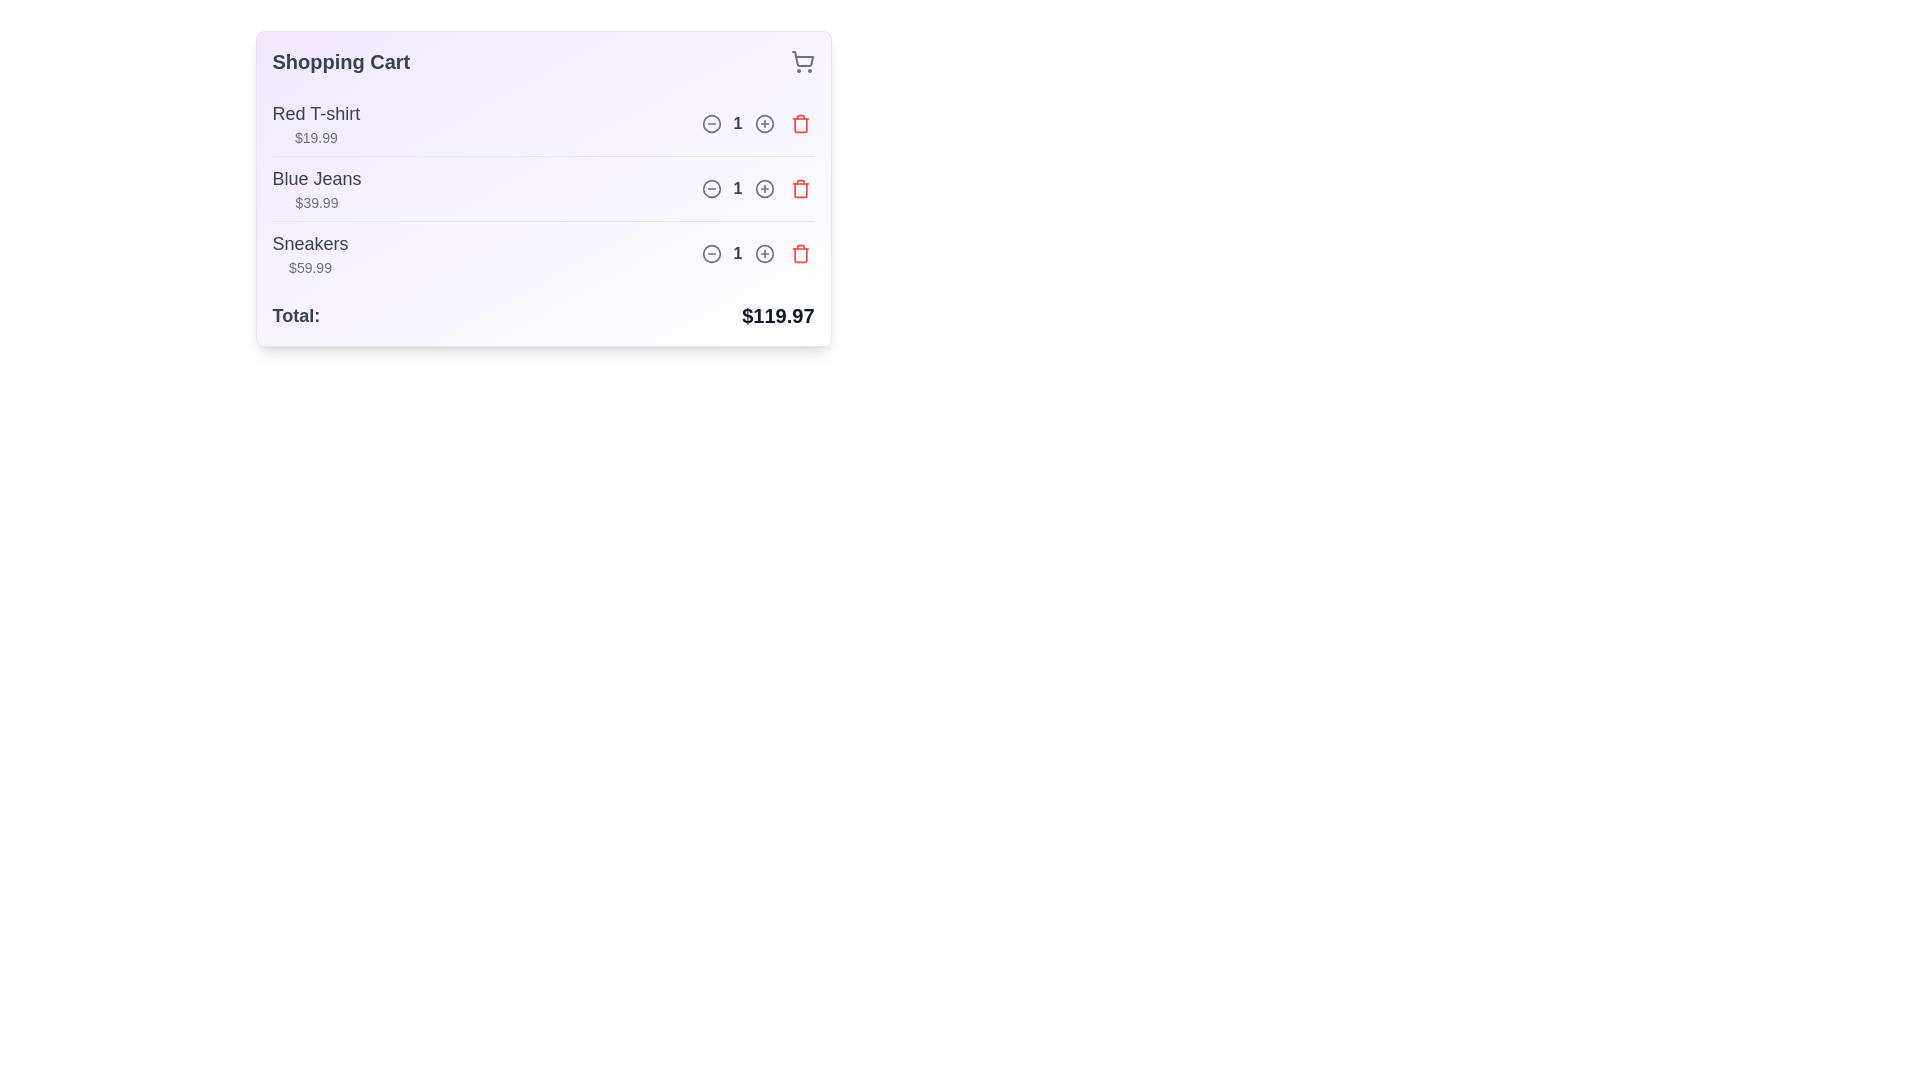 This screenshot has width=1920, height=1080. Describe the element at coordinates (800, 123) in the screenshot. I see `the delete button located at the far right side of the top row in the shopping cart interface` at that location.